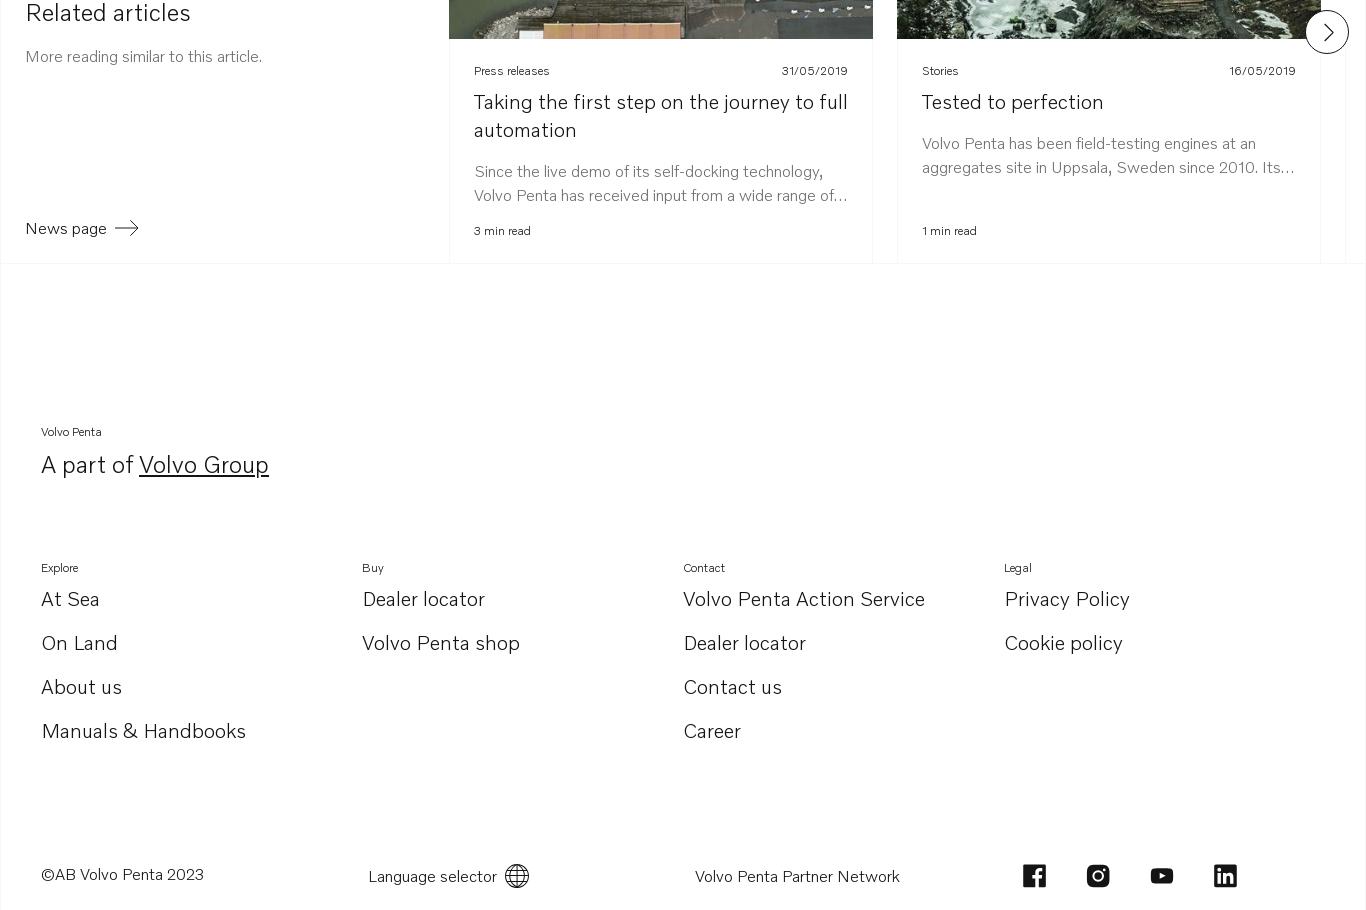  Describe the element at coordinates (660, 114) in the screenshot. I see `'Taking the first step on the journey to full automation'` at that location.